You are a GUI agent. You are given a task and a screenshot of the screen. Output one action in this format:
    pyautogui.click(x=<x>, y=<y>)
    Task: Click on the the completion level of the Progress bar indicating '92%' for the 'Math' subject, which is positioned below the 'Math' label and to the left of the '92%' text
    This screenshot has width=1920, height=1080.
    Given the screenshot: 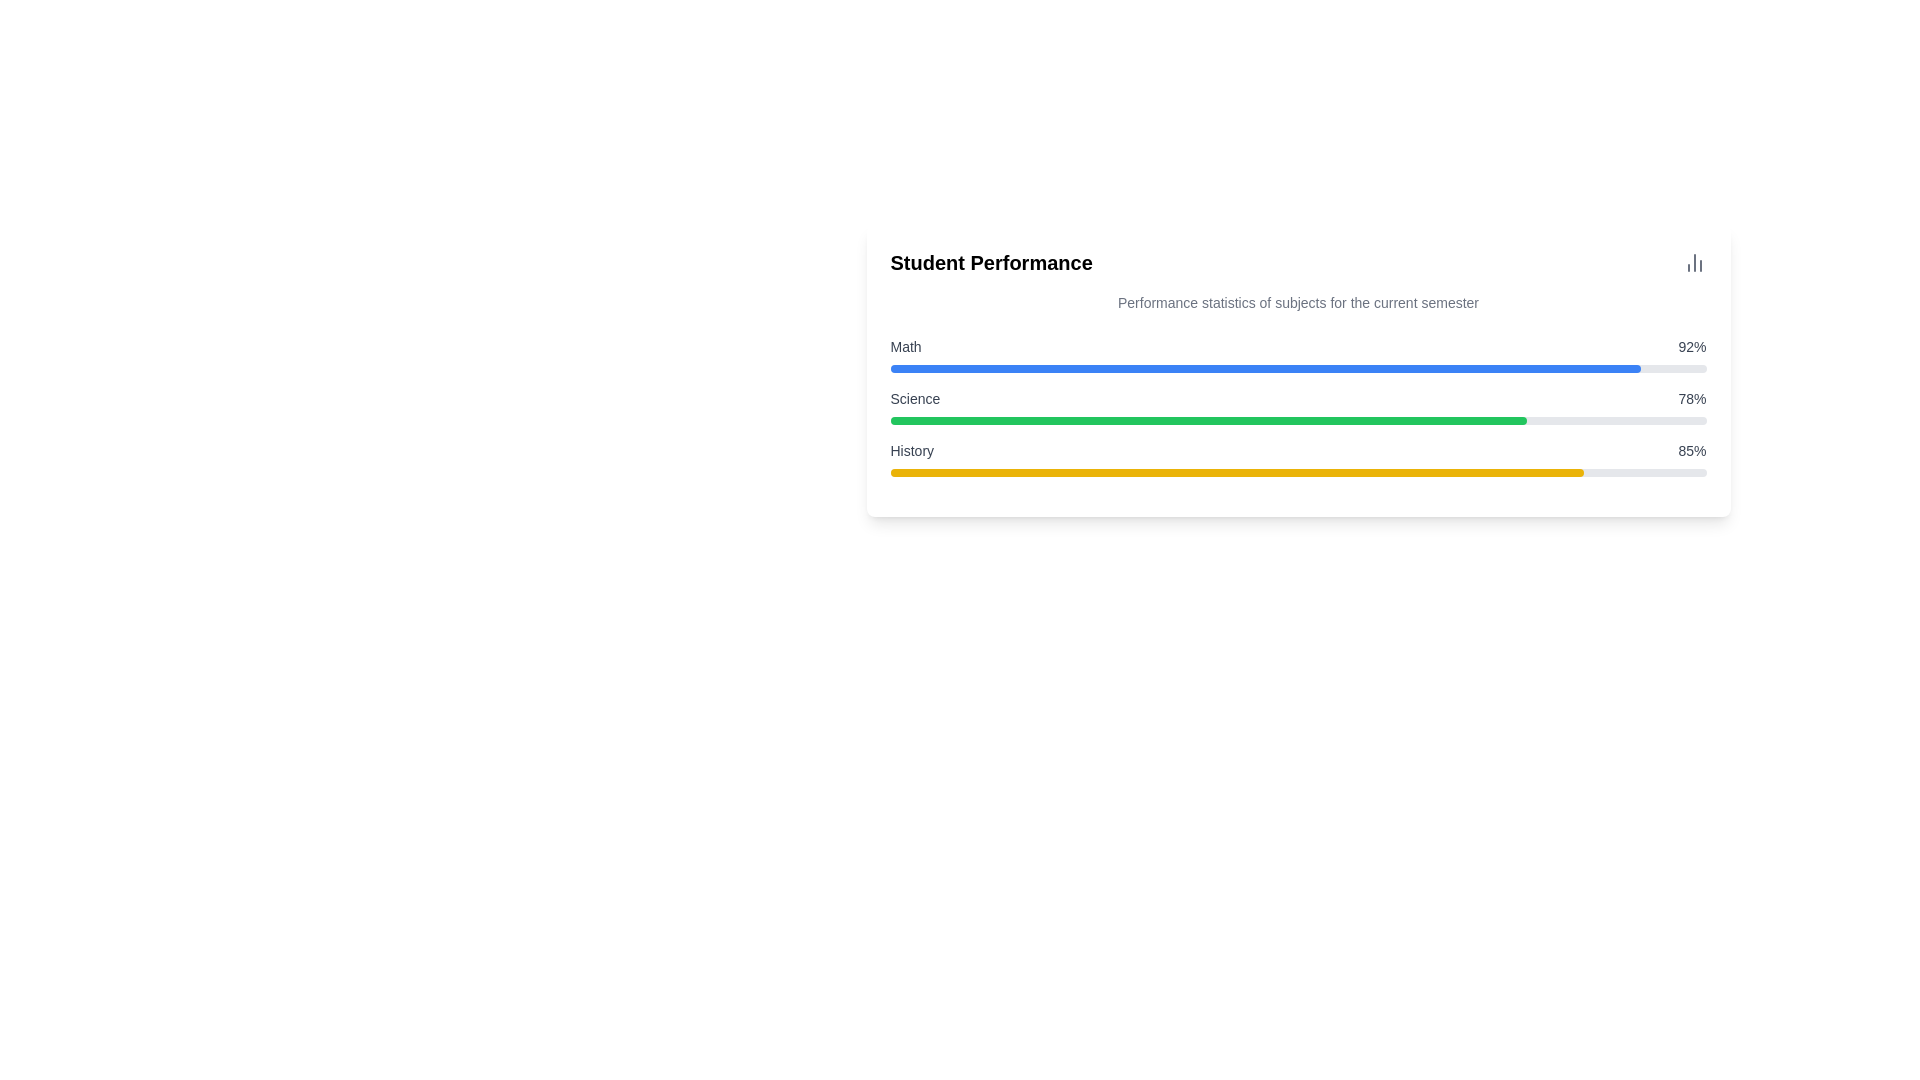 What is the action you would take?
    pyautogui.click(x=1298, y=369)
    